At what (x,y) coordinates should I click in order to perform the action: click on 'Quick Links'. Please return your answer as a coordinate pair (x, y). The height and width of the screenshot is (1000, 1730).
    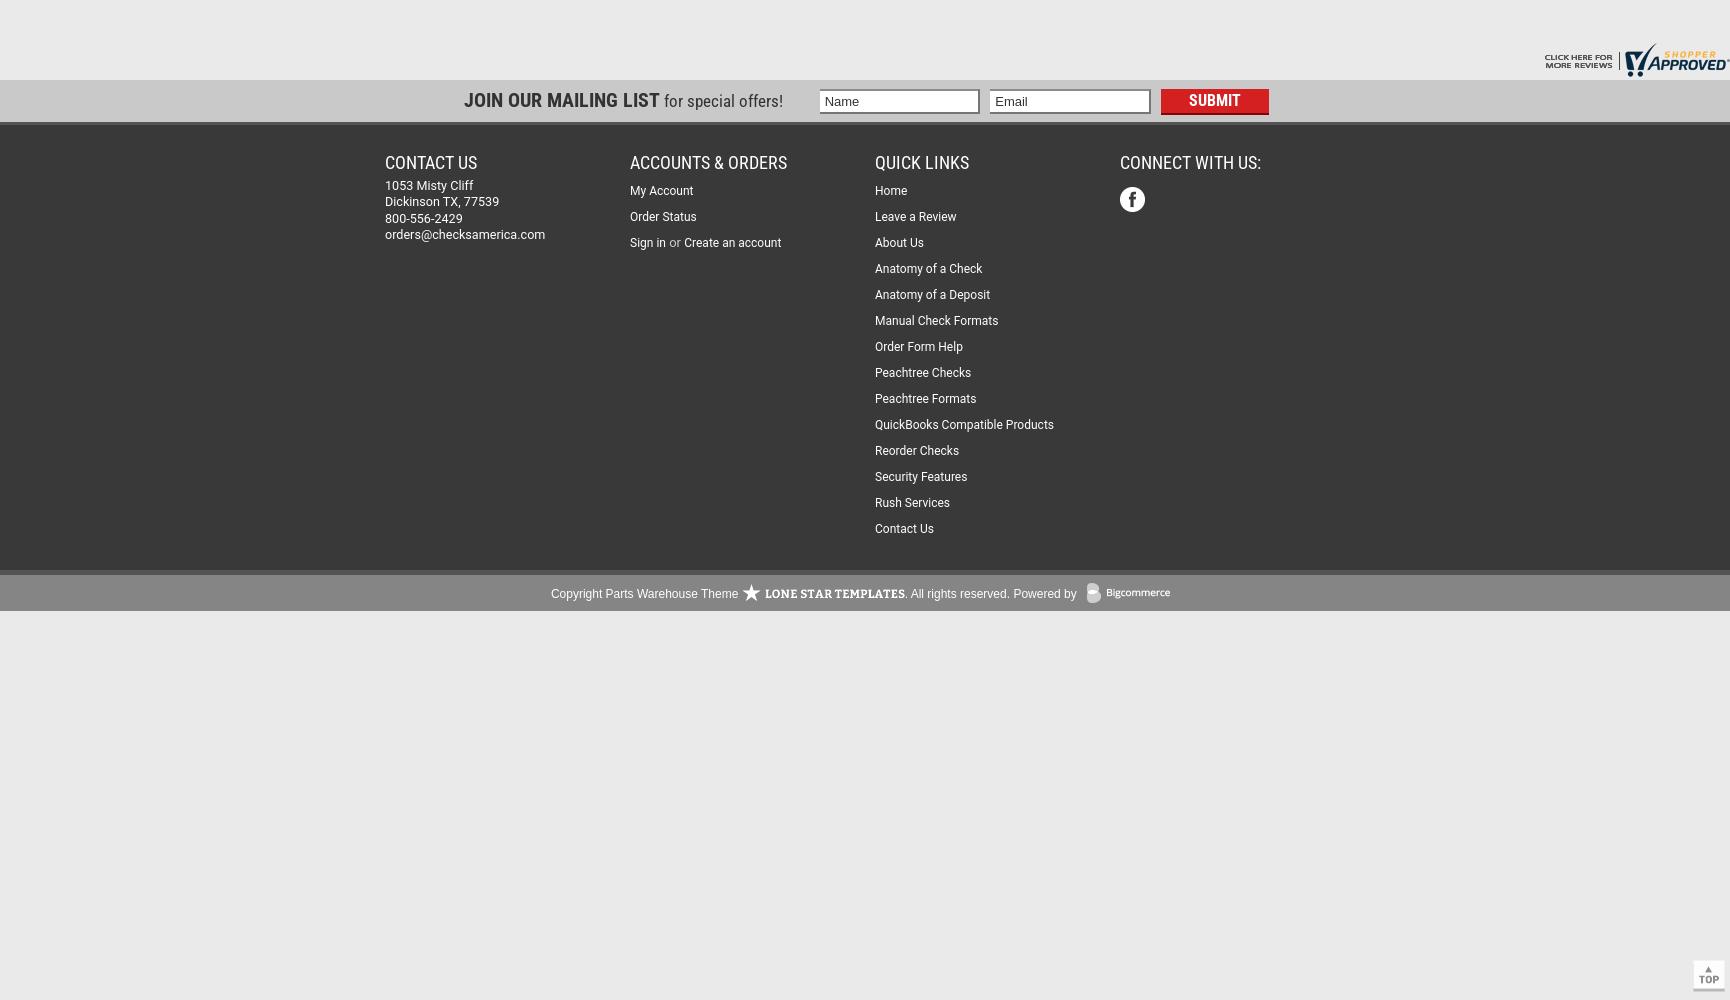
    Looking at the image, I should click on (921, 162).